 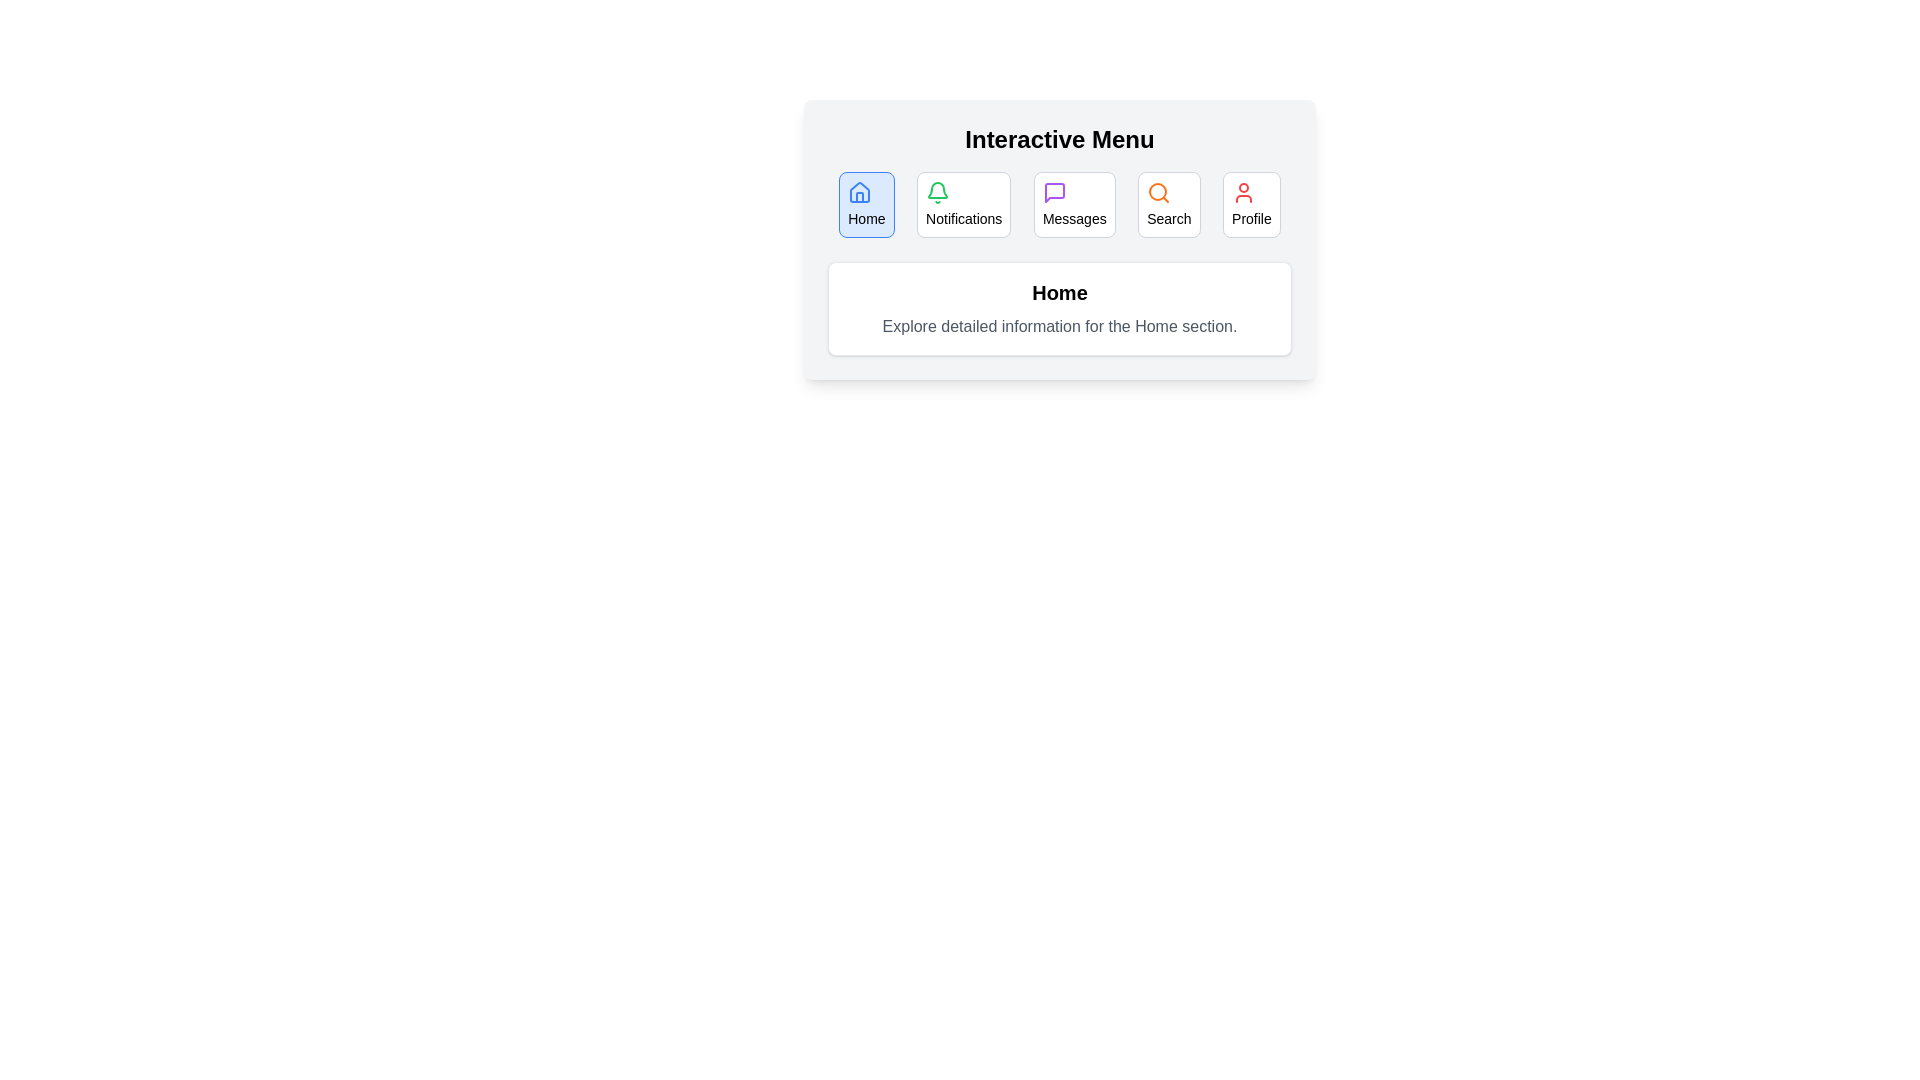 What do you see at coordinates (1250, 219) in the screenshot?
I see `the 'Profile' text label, which indicates the function of the 'Profile' button in the top right of the horizontal menu bar` at bounding box center [1250, 219].